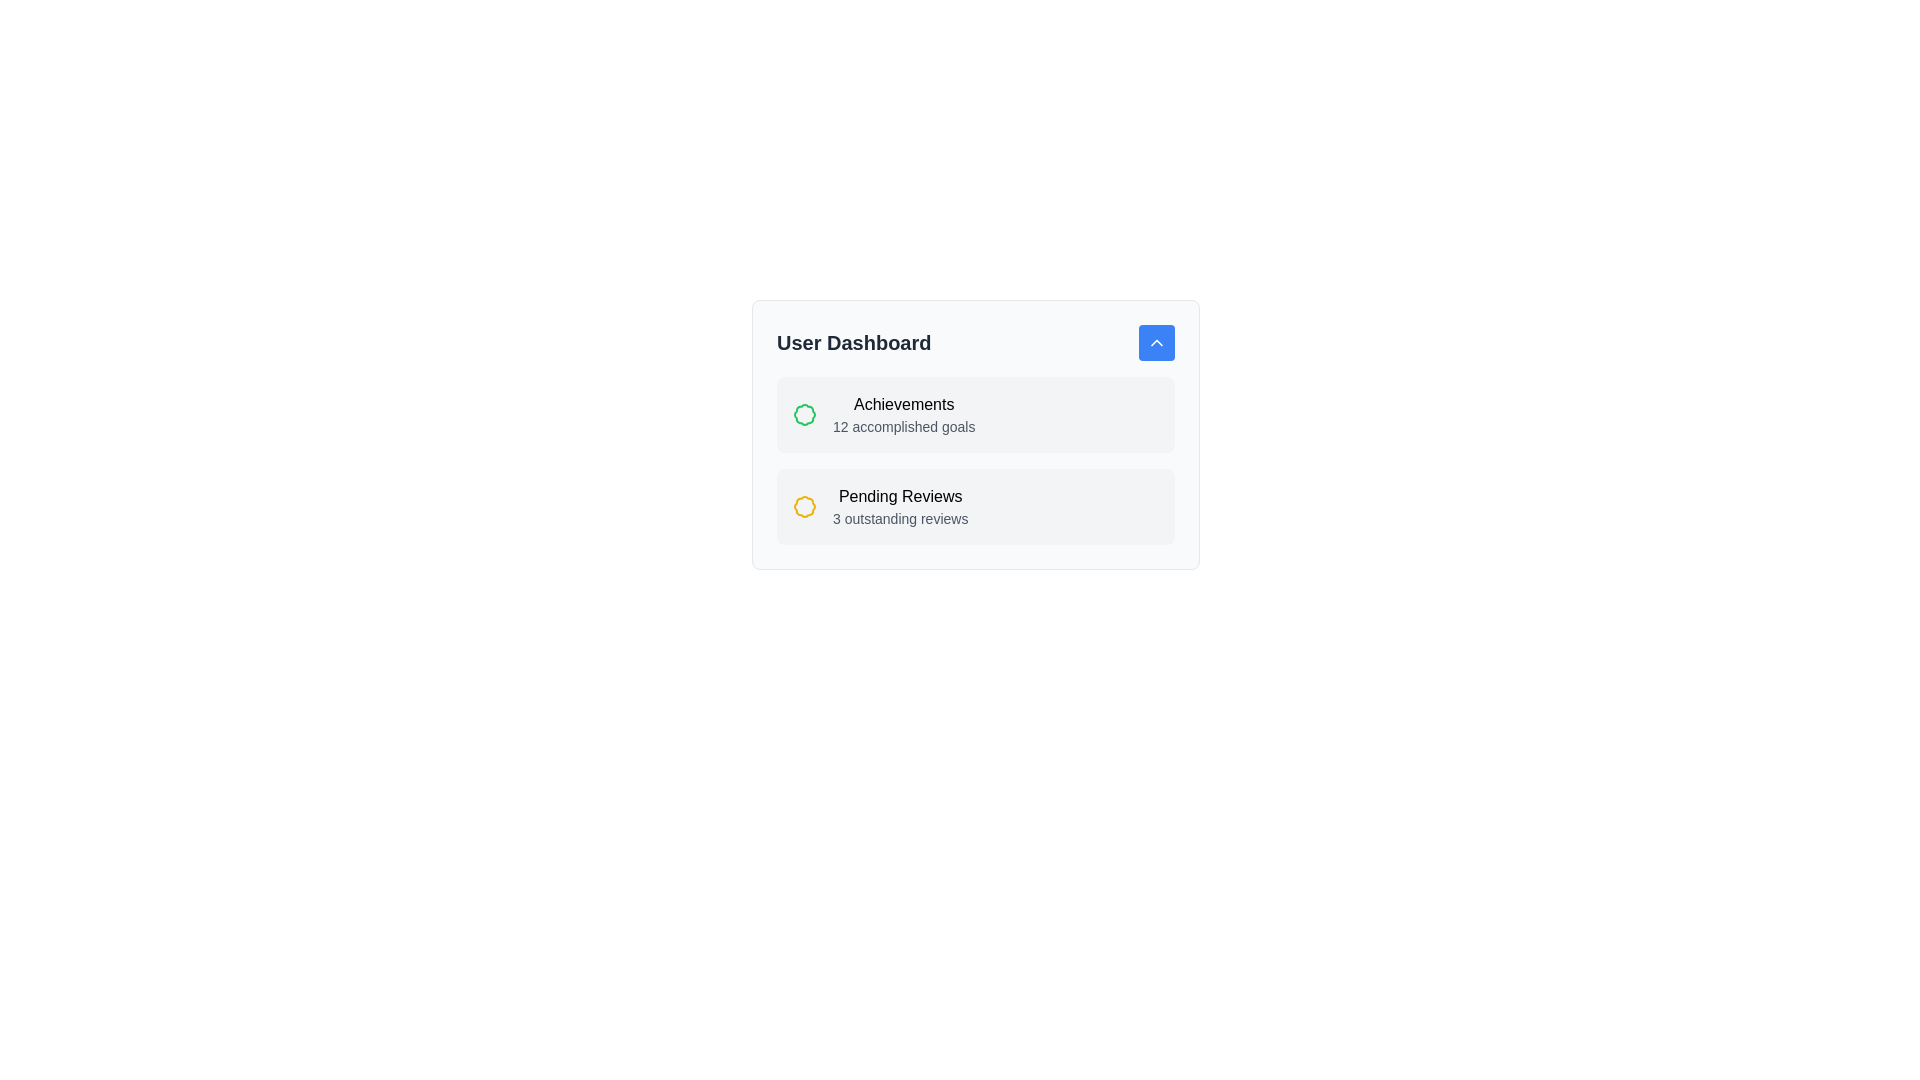 Image resolution: width=1920 pixels, height=1080 pixels. What do you see at coordinates (975, 414) in the screenshot?
I see `the first accomplishments card, which summarizes the user's achievements and is located at the top of the vertical stack of cards` at bounding box center [975, 414].